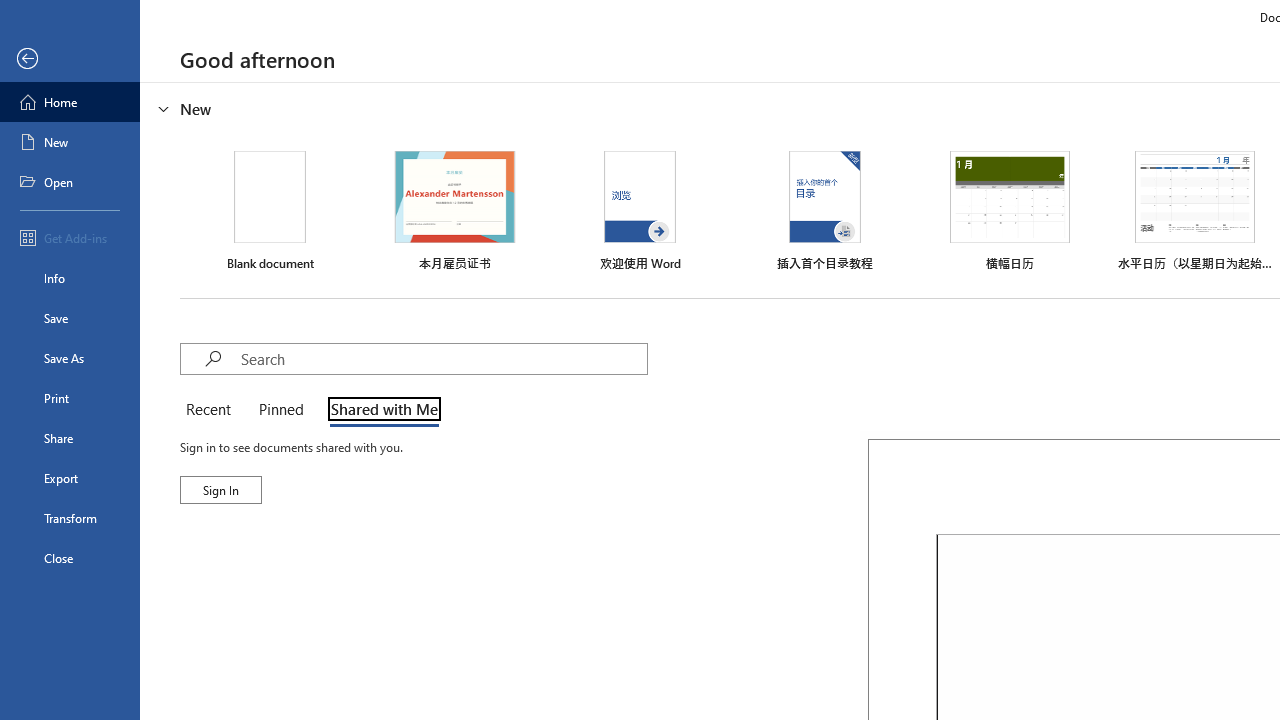 The height and width of the screenshot is (720, 1280). I want to click on 'Info', so click(69, 277).